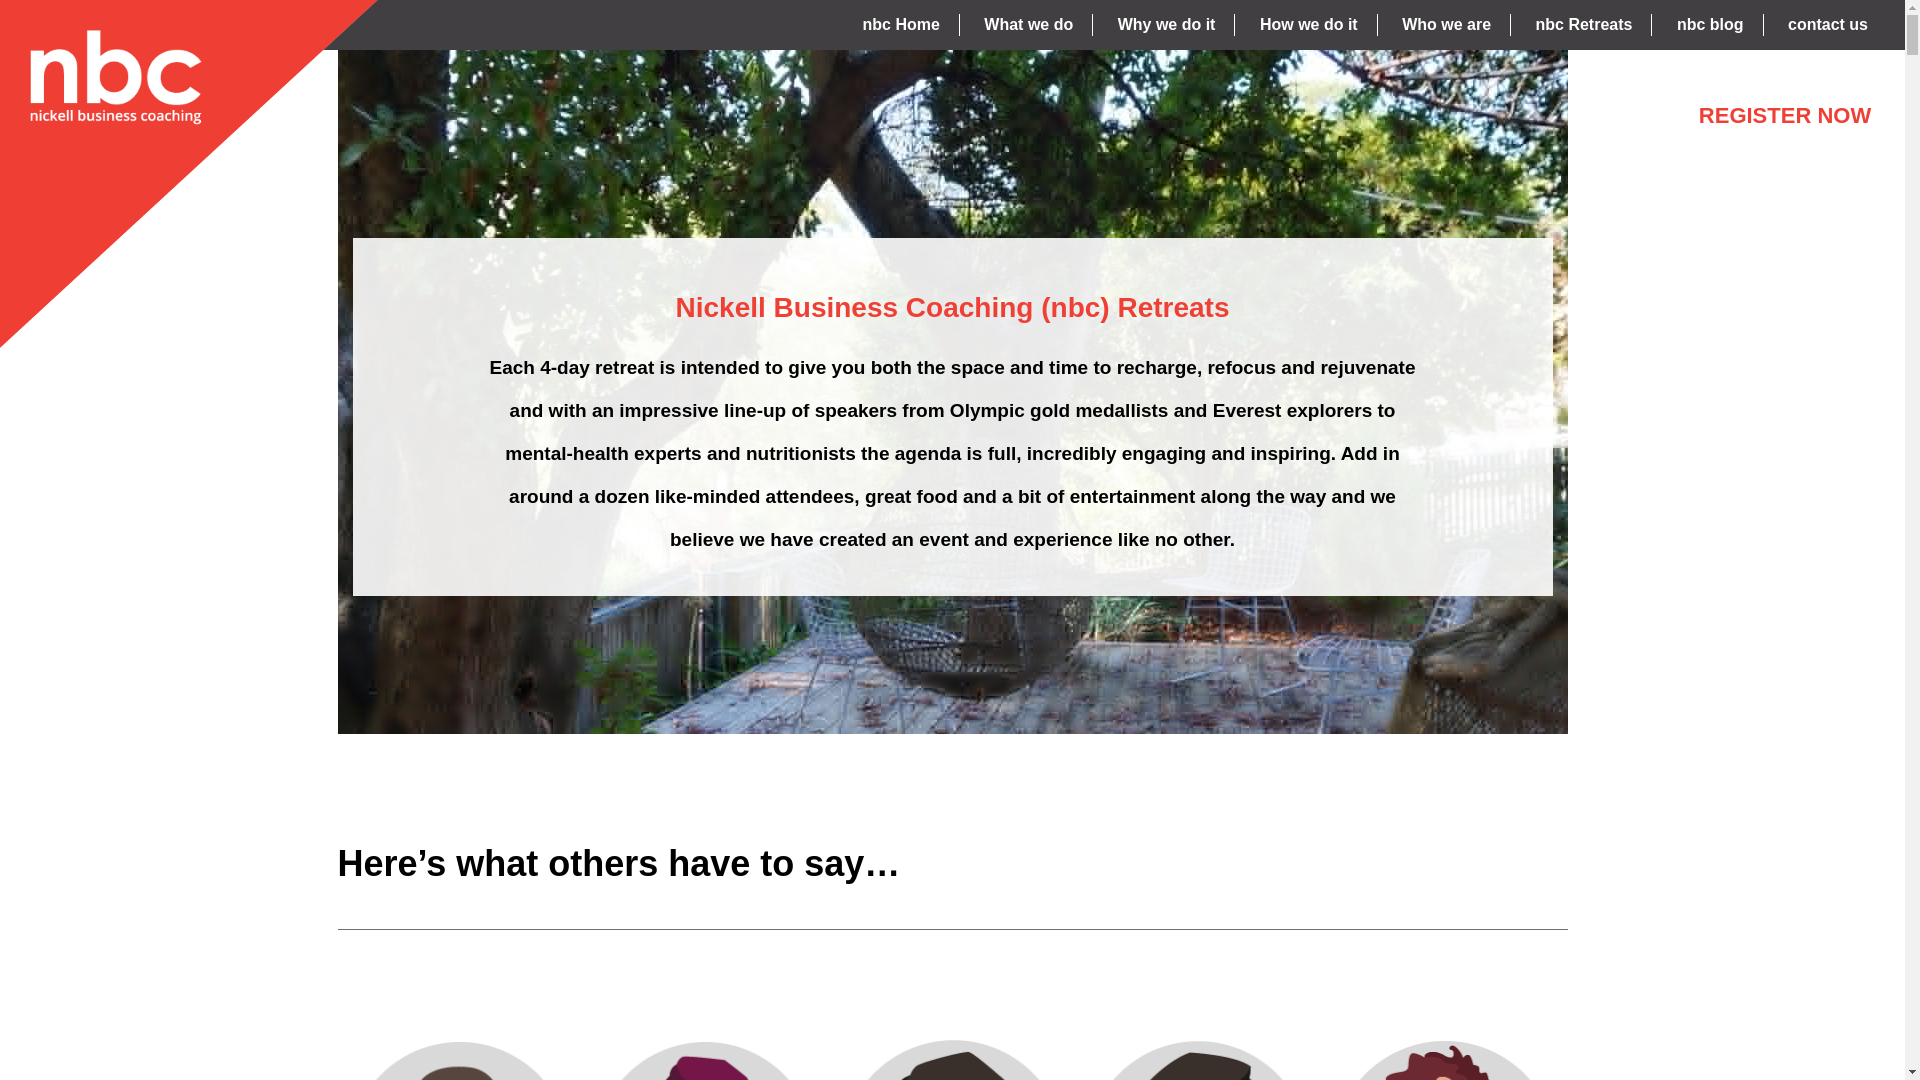 The height and width of the screenshot is (1080, 1920). I want to click on 'How we do it', so click(1258, 24).